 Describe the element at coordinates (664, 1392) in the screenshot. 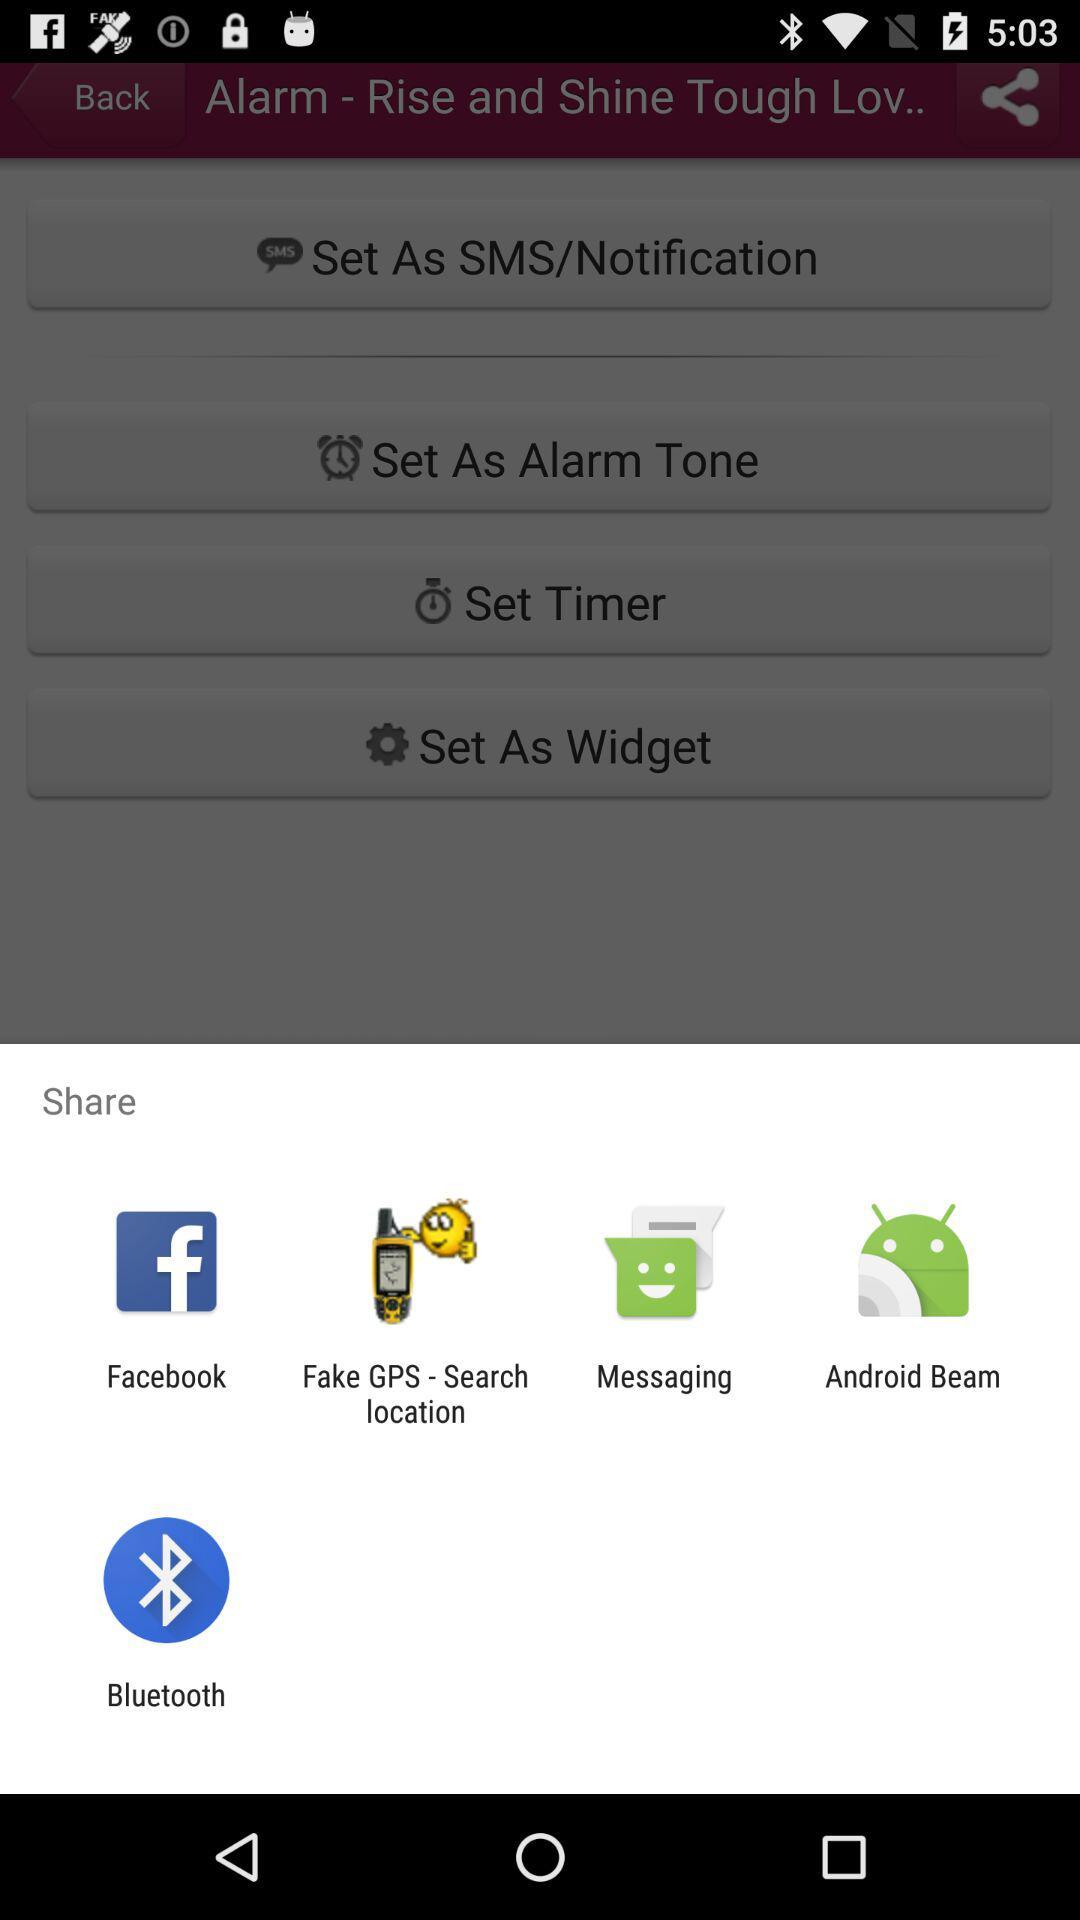

I see `app next to the android beam app` at that location.